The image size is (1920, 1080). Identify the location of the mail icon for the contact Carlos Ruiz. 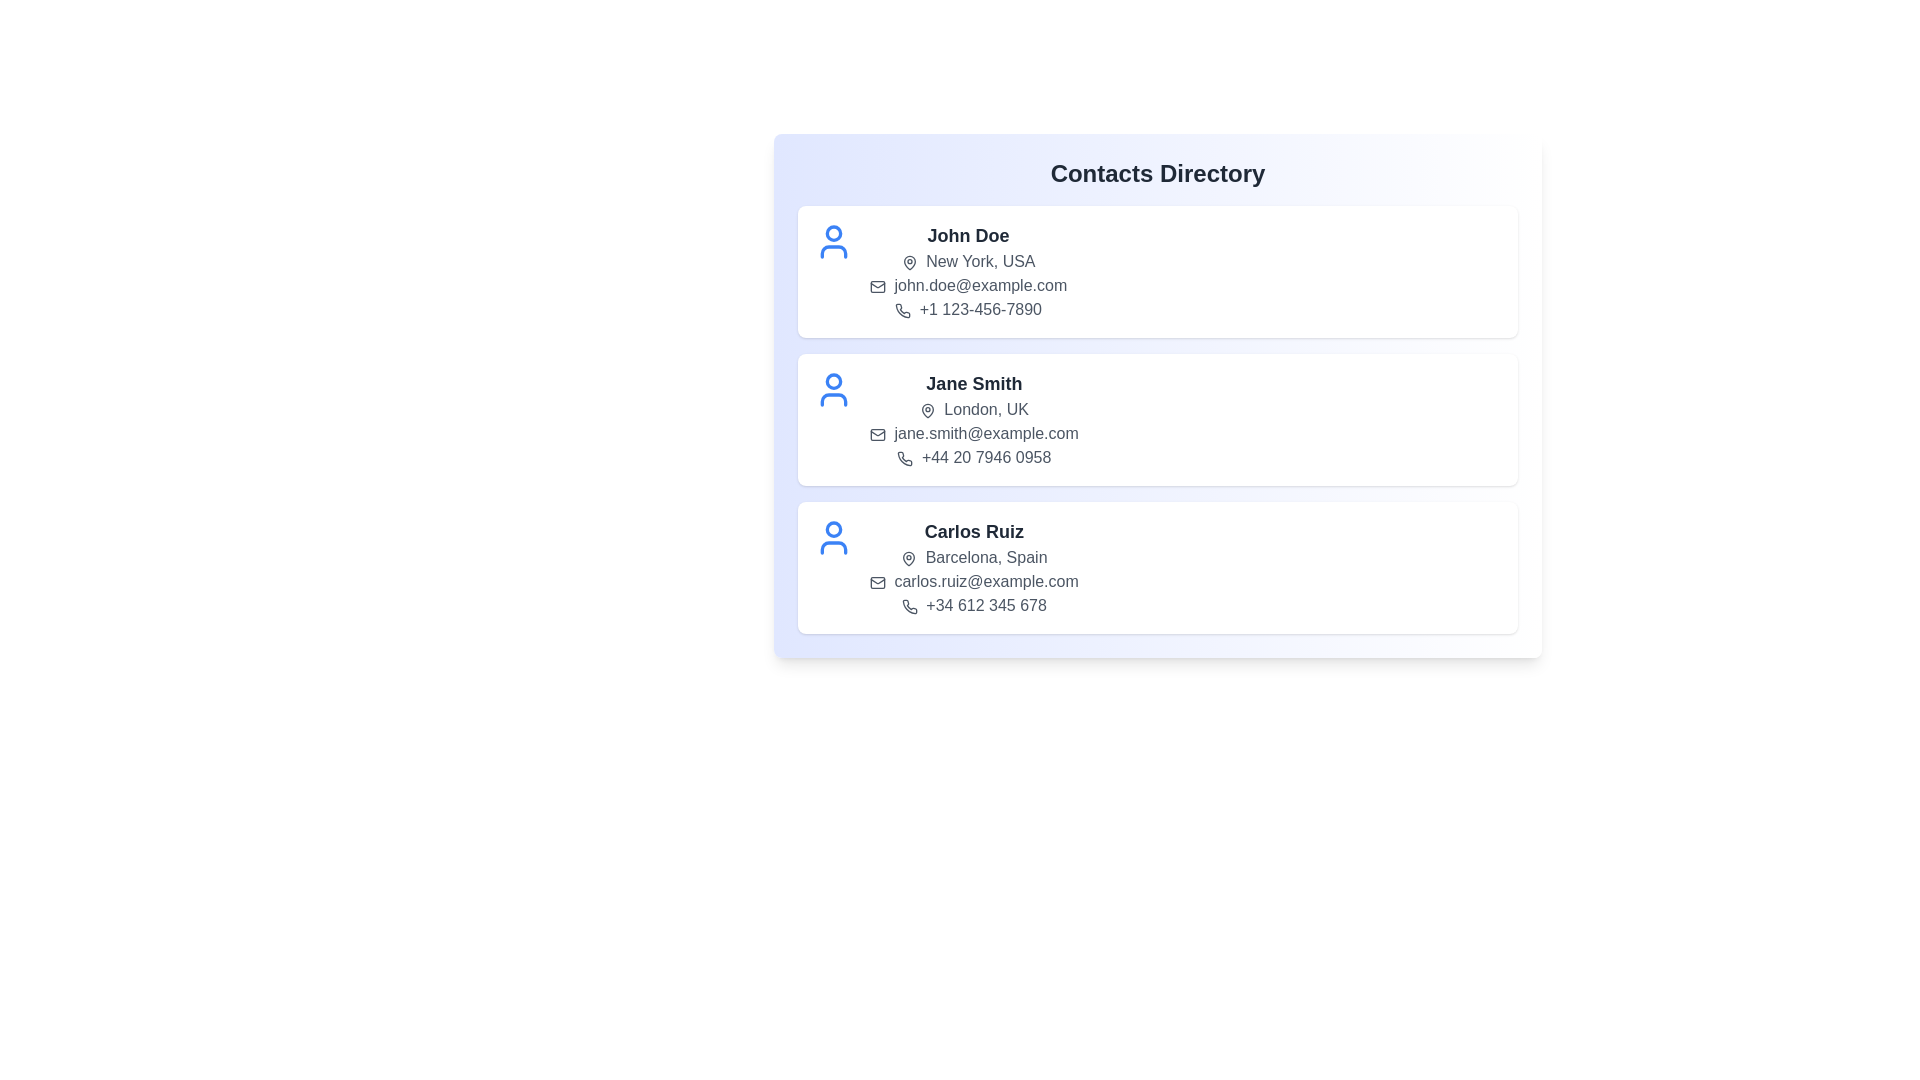
(878, 582).